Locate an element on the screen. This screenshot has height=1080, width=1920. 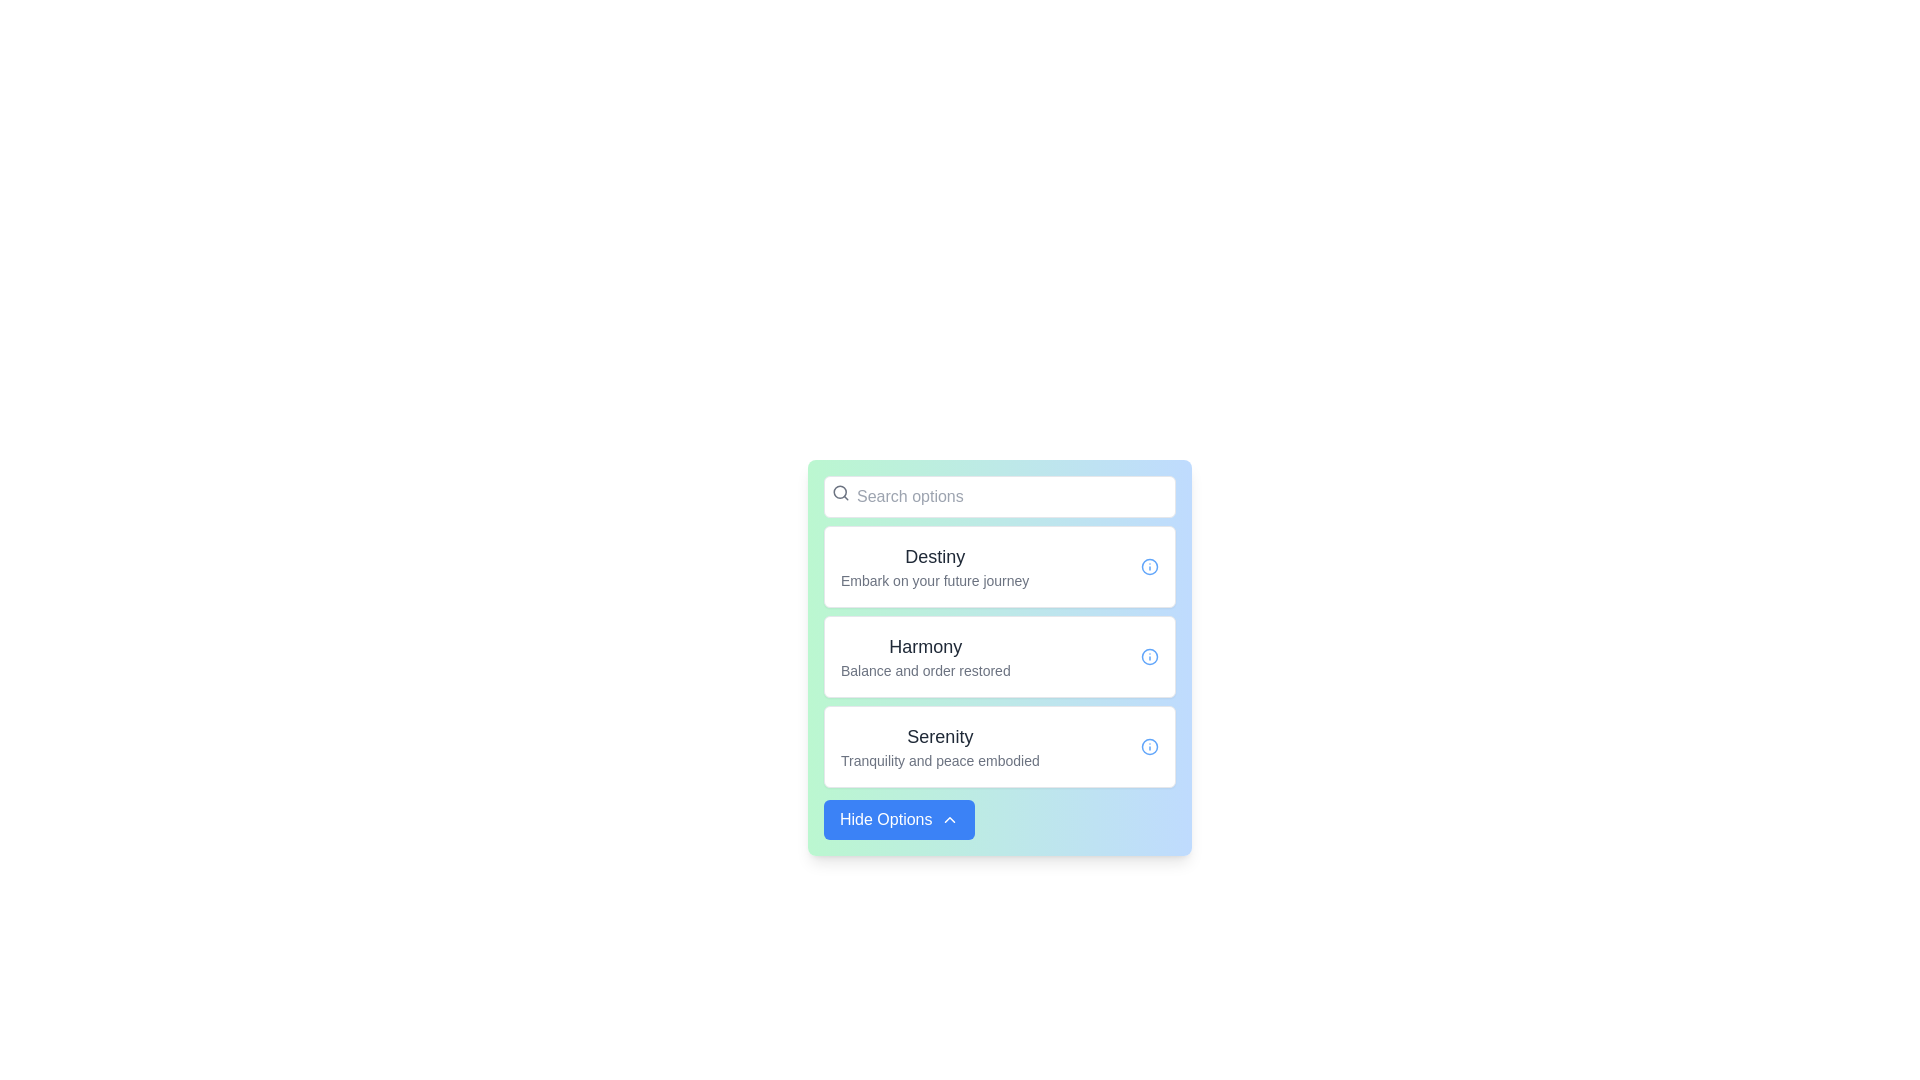
the text label within the button that allows users to collapse or hide additional options, located at the bottom of the layout is located at coordinates (885, 820).